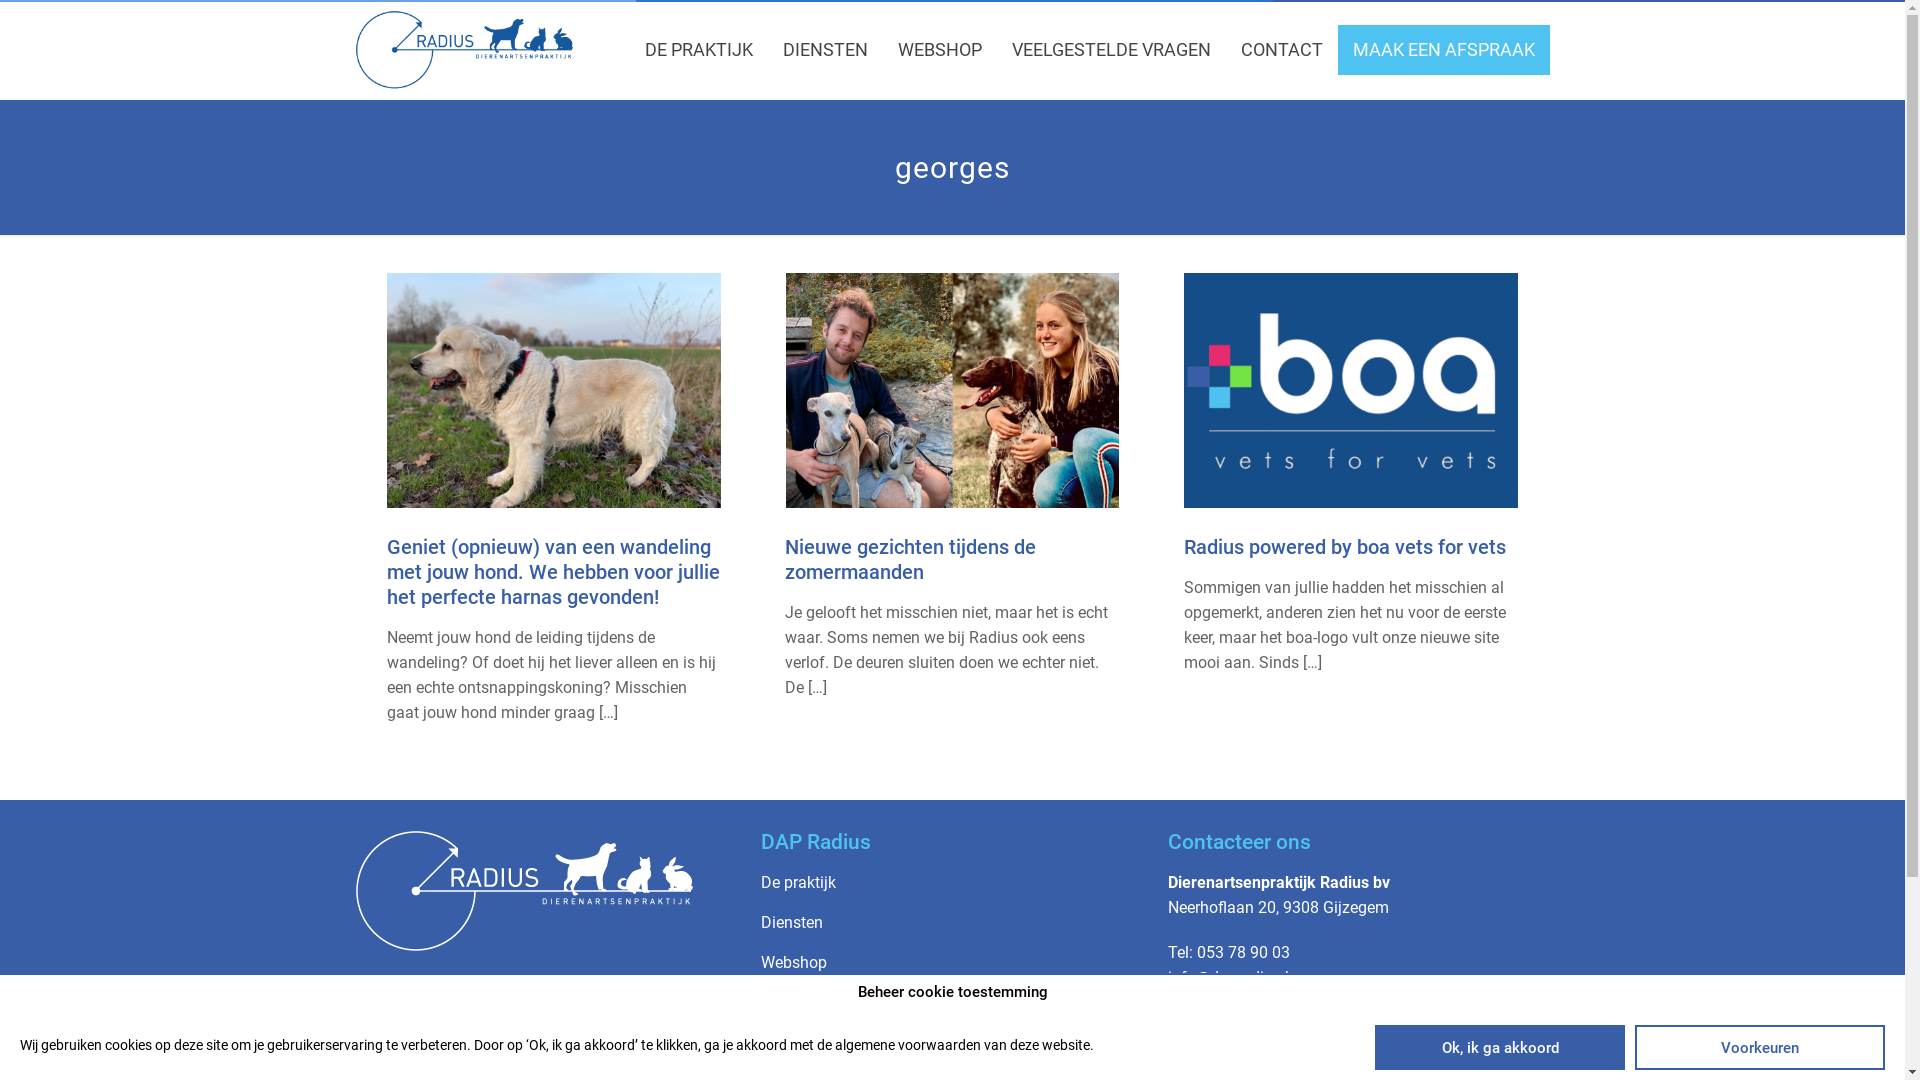 This screenshot has width=1920, height=1080. Describe the element at coordinates (1233, 976) in the screenshot. I see `'info@dapradius.be'` at that location.